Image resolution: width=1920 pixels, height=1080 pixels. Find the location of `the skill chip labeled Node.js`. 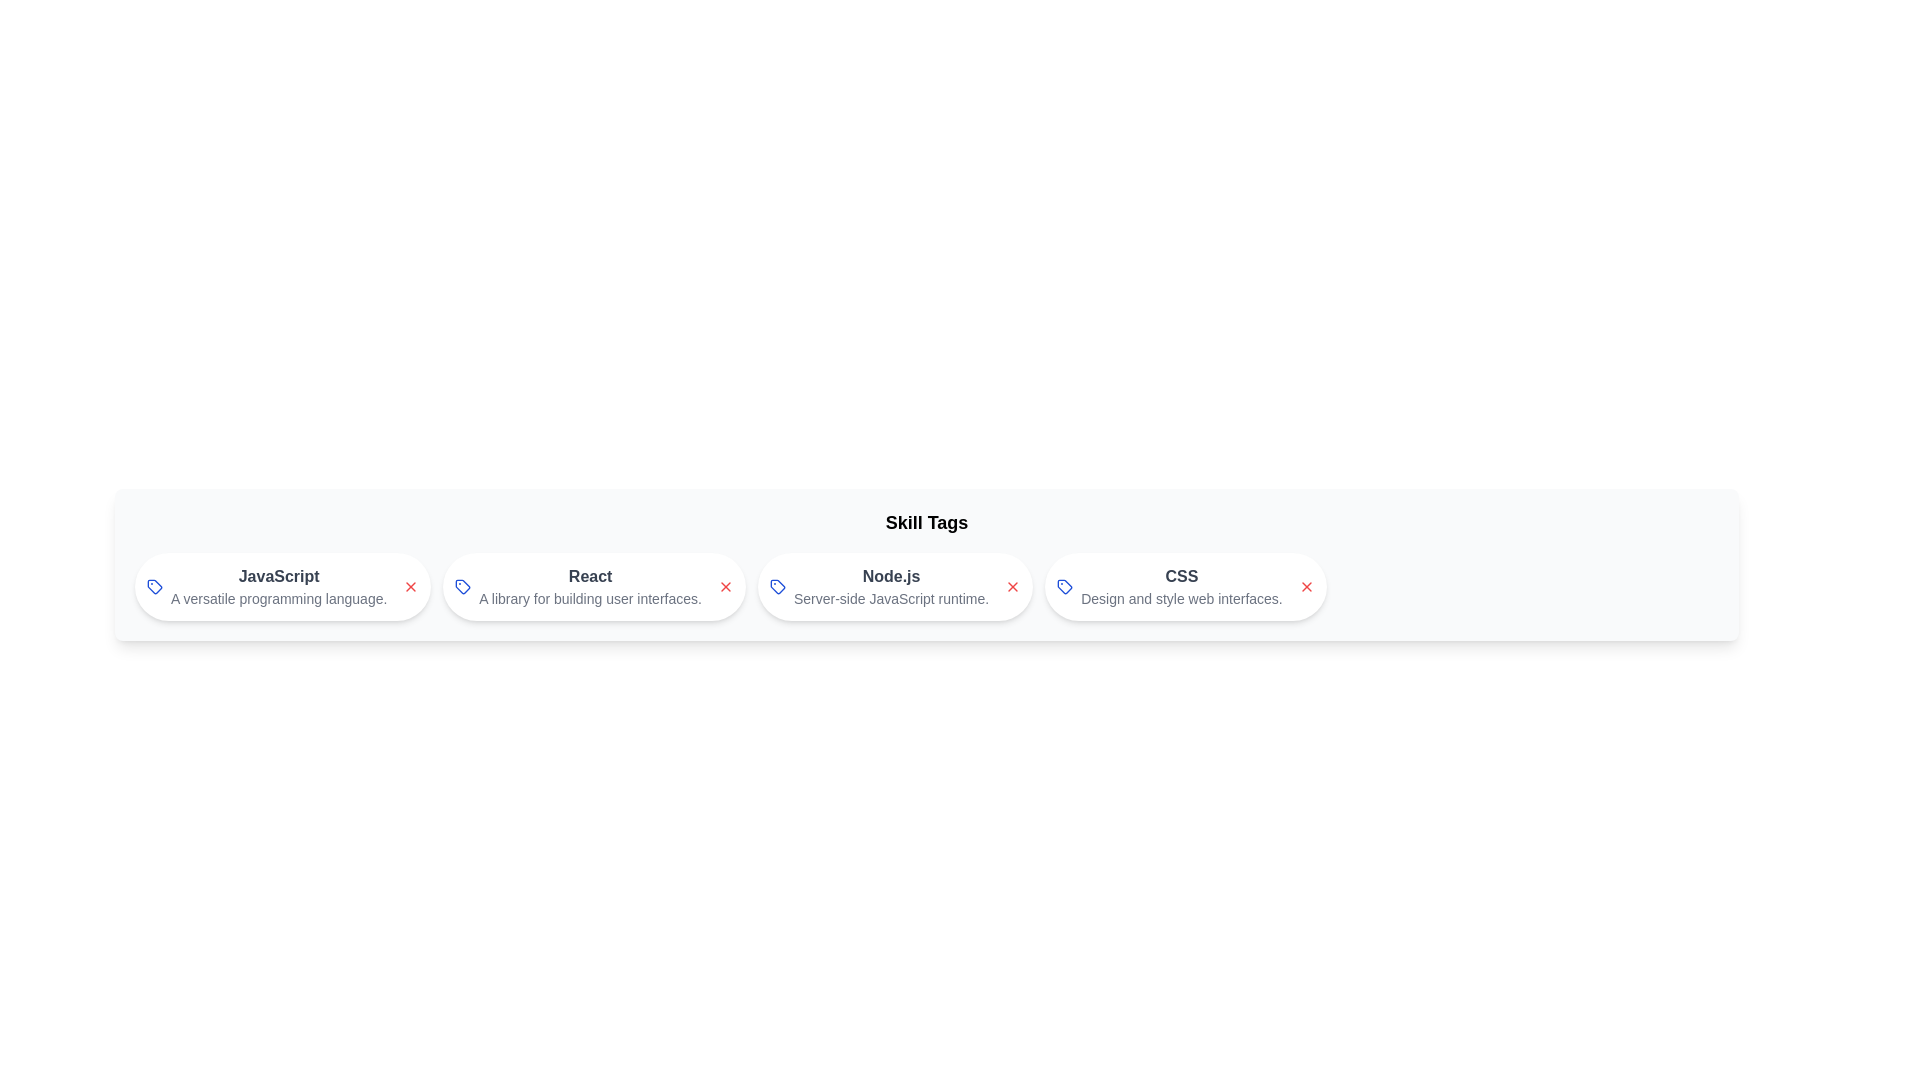

the skill chip labeled Node.js is located at coordinates (893, 585).